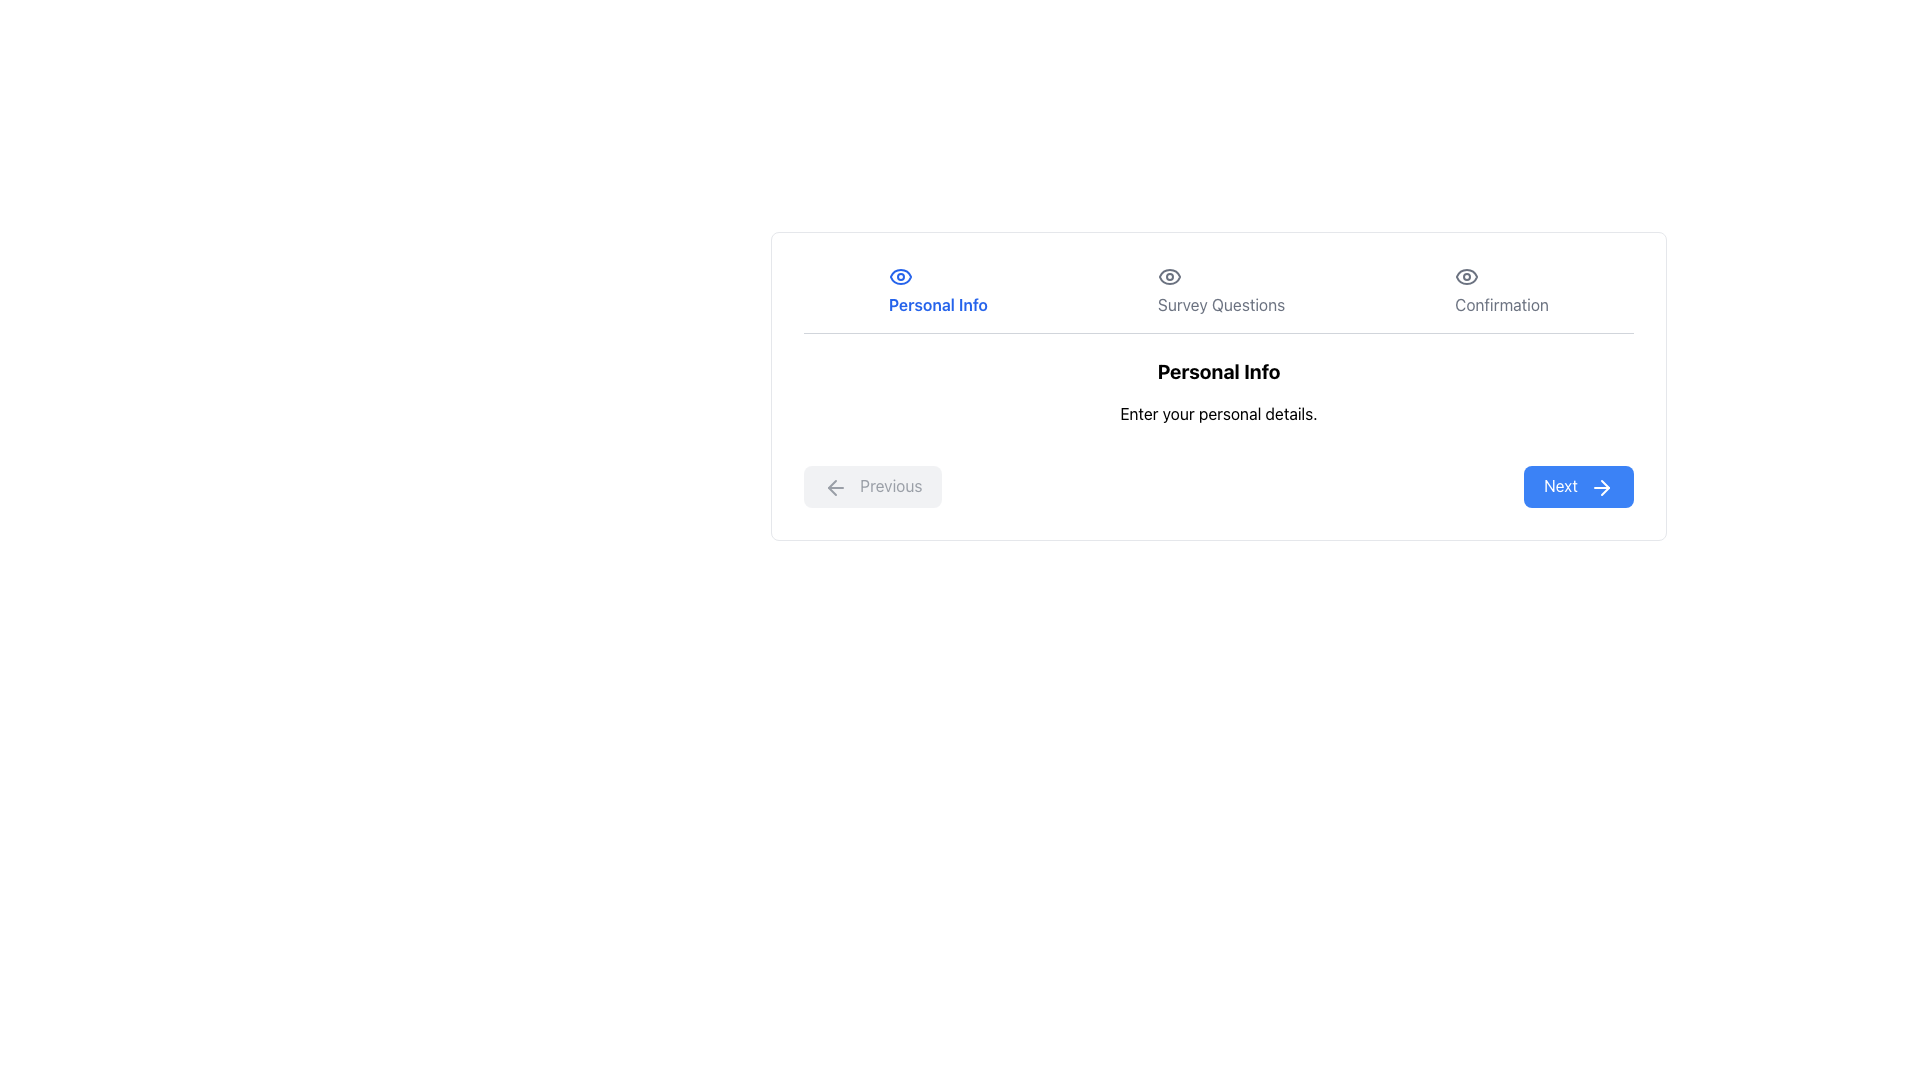 The width and height of the screenshot is (1920, 1080). I want to click on the icon representing the 'Survey Questions' section, which is located above the text 'Survey Questions' and is the second element in the horizontal icon list, so click(1169, 277).